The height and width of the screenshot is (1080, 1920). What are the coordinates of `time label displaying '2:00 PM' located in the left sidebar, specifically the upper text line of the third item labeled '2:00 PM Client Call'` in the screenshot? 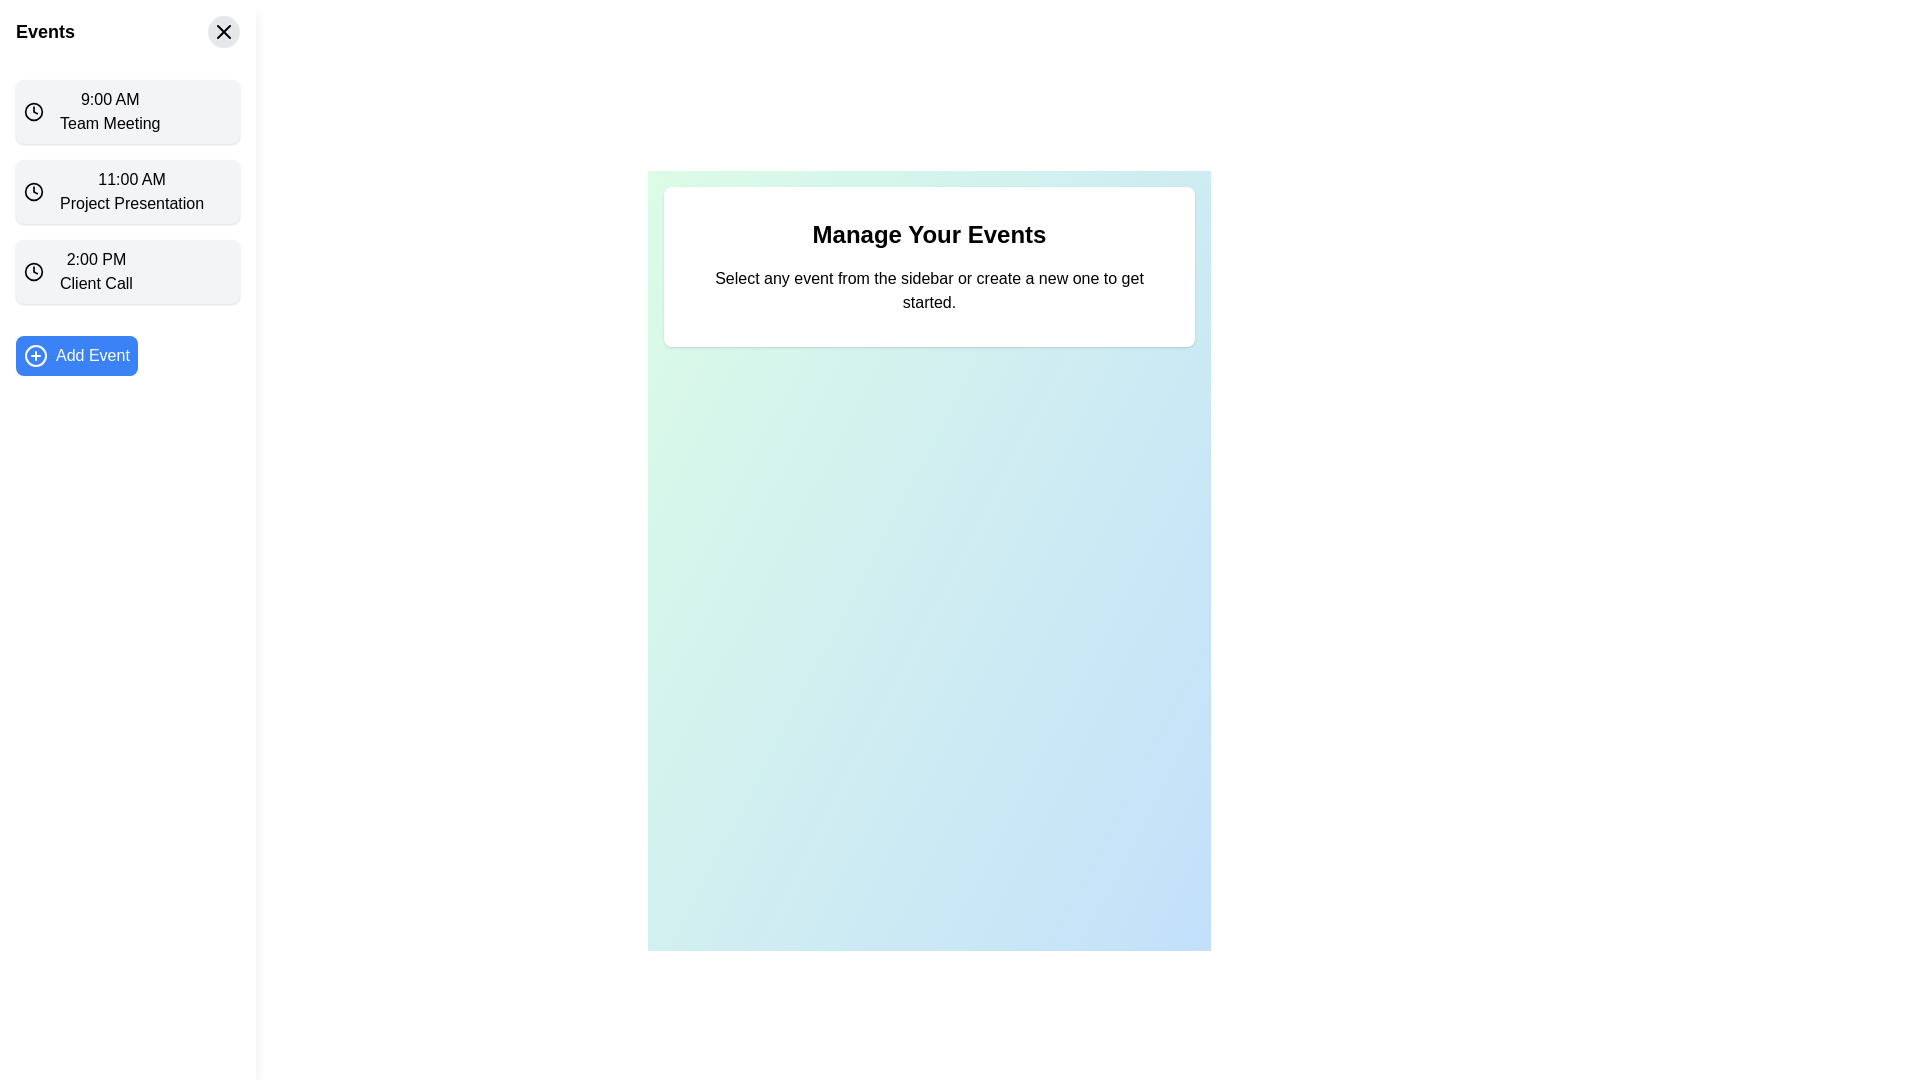 It's located at (95, 258).